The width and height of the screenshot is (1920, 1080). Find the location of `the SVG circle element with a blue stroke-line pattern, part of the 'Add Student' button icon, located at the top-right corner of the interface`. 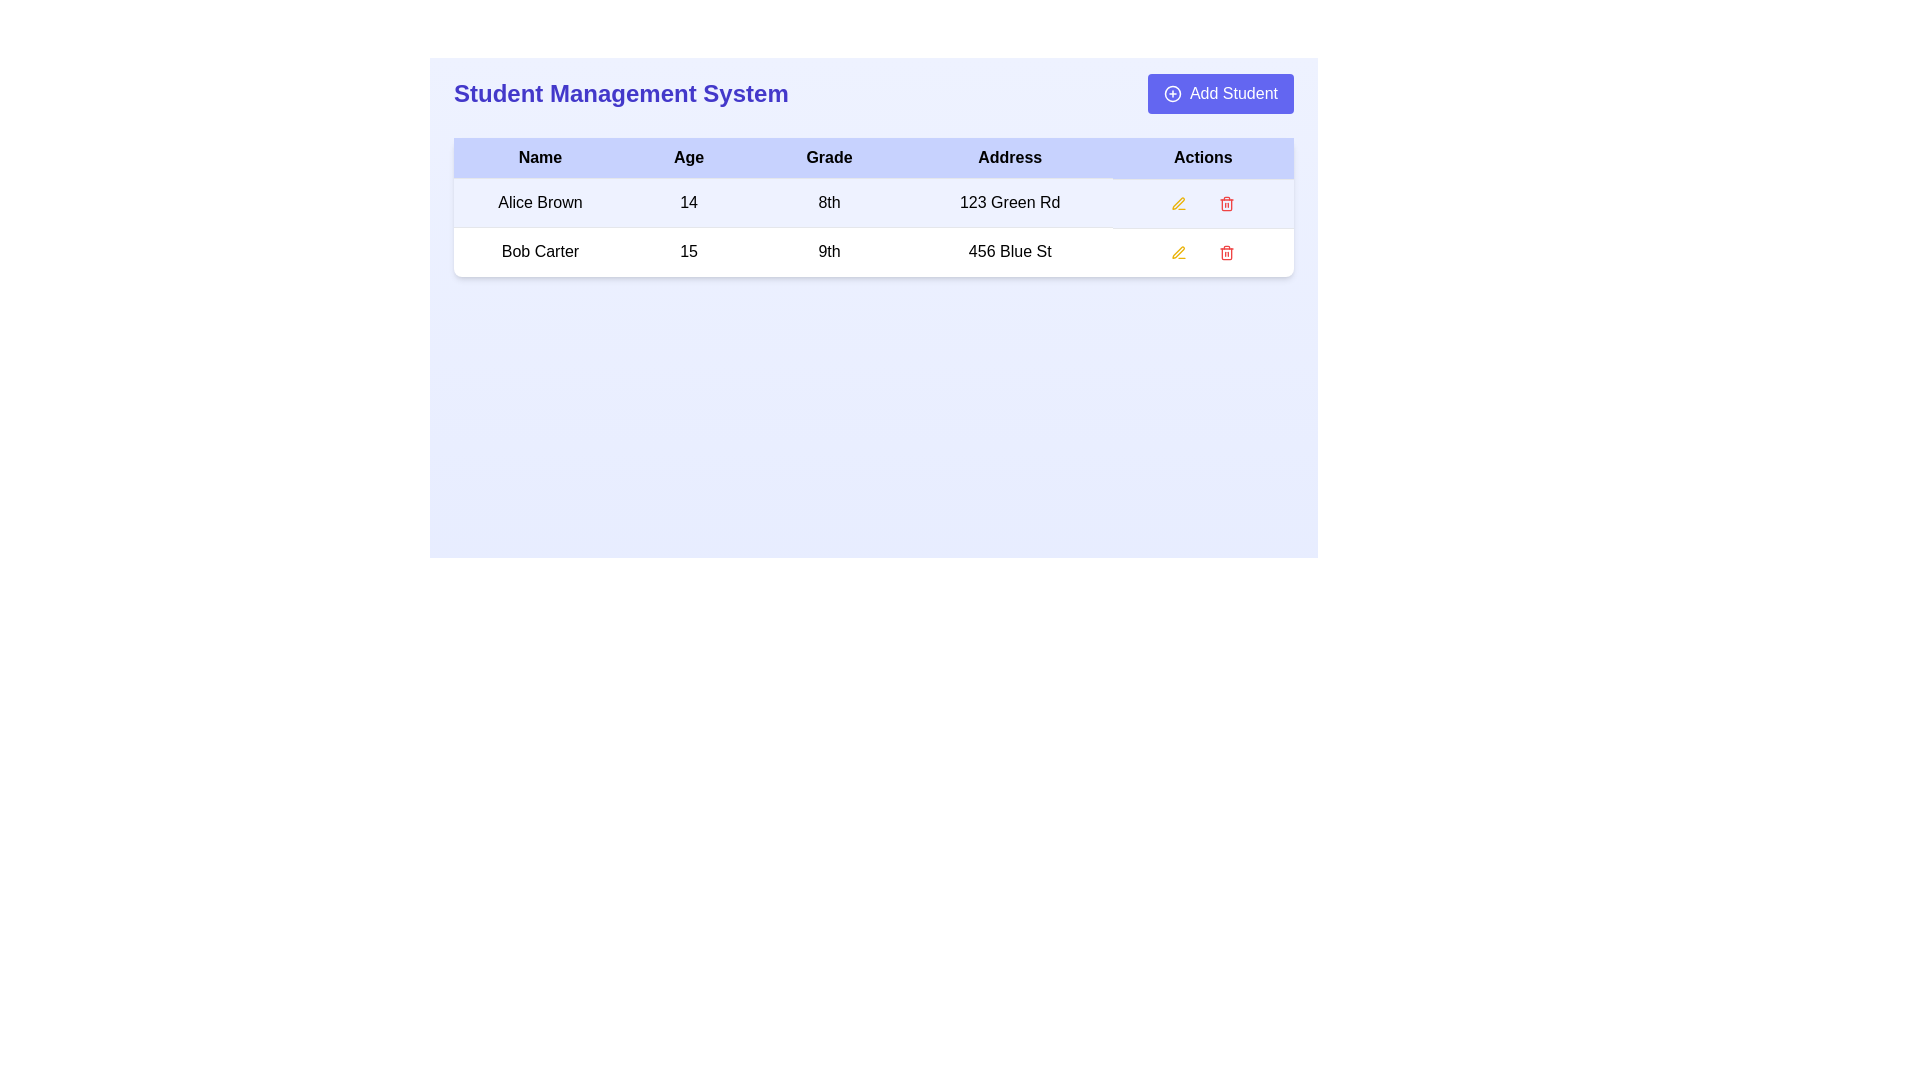

the SVG circle element with a blue stroke-line pattern, part of the 'Add Student' button icon, located at the top-right corner of the interface is located at coordinates (1172, 93).